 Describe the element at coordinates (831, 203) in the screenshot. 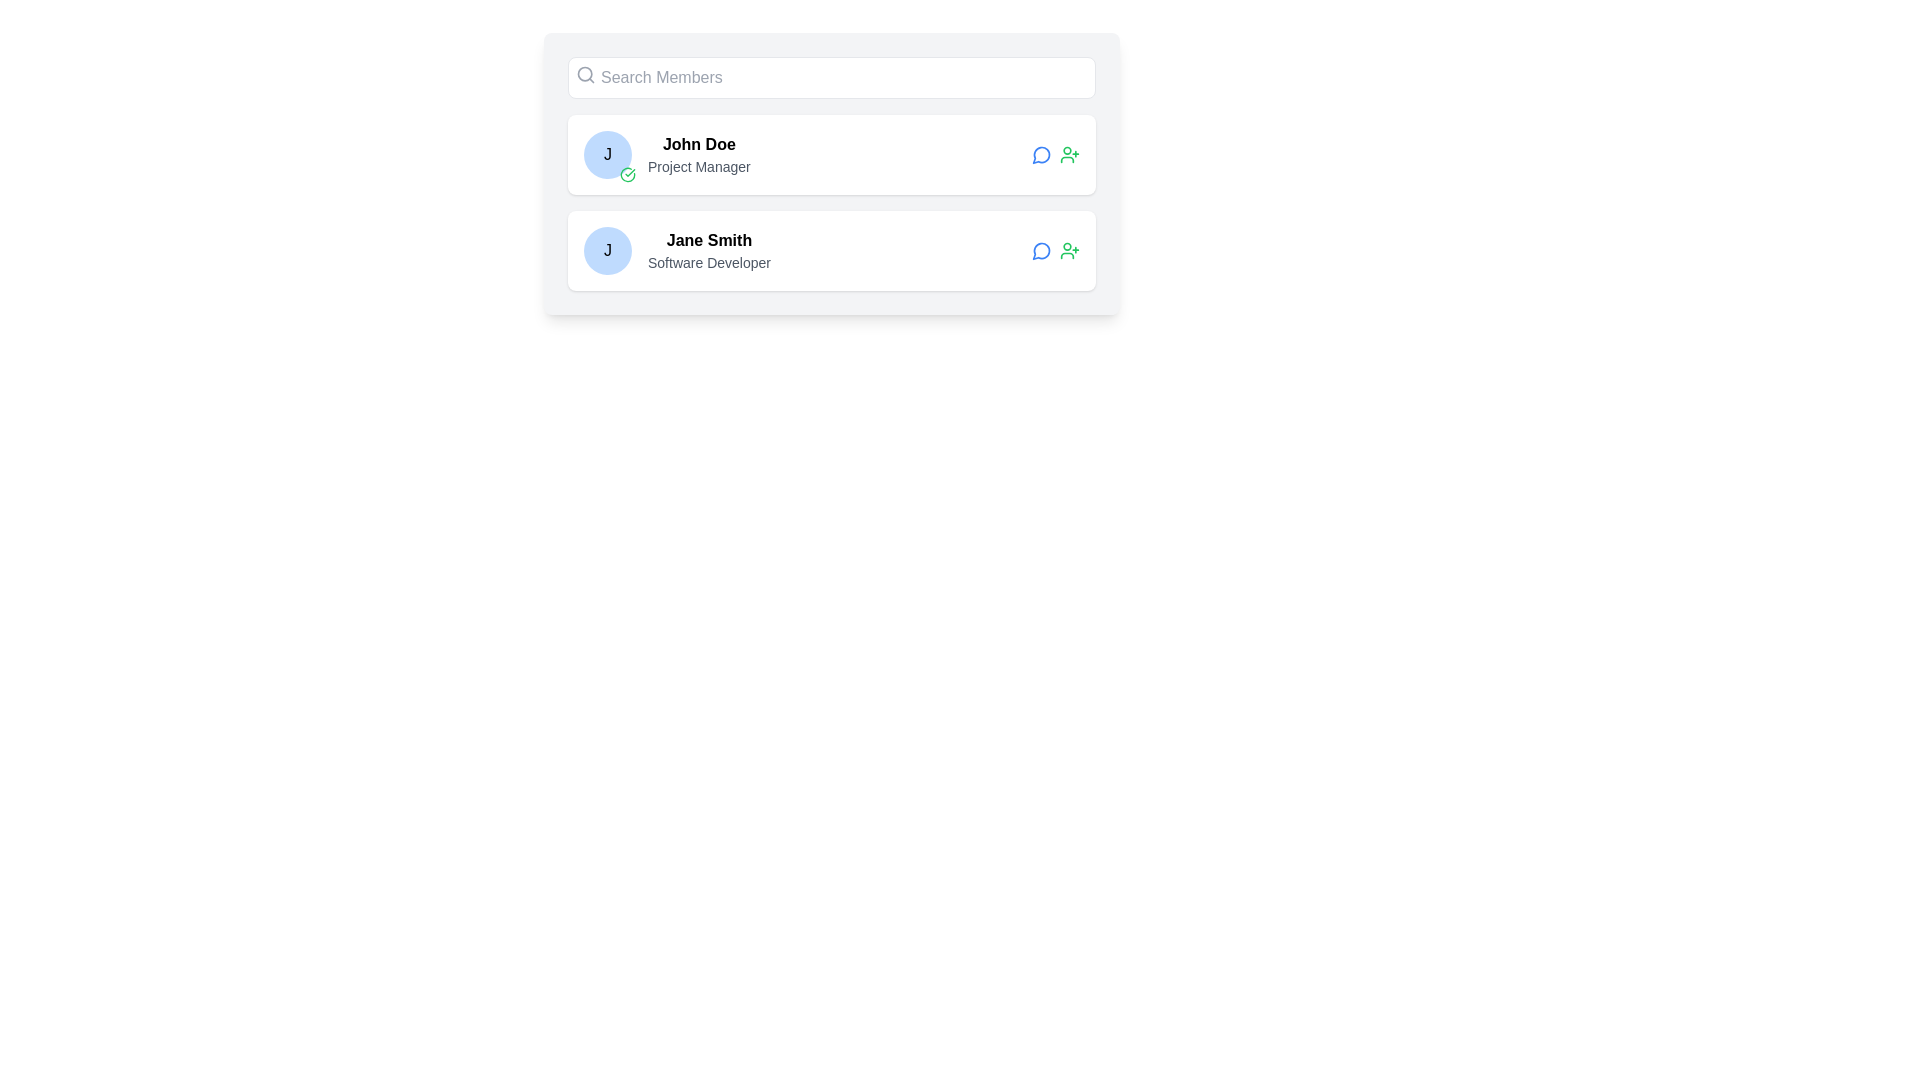

I see `the List component containing interactive user cards that displays 'John Doe' and 'Jane Smith'` at that location.